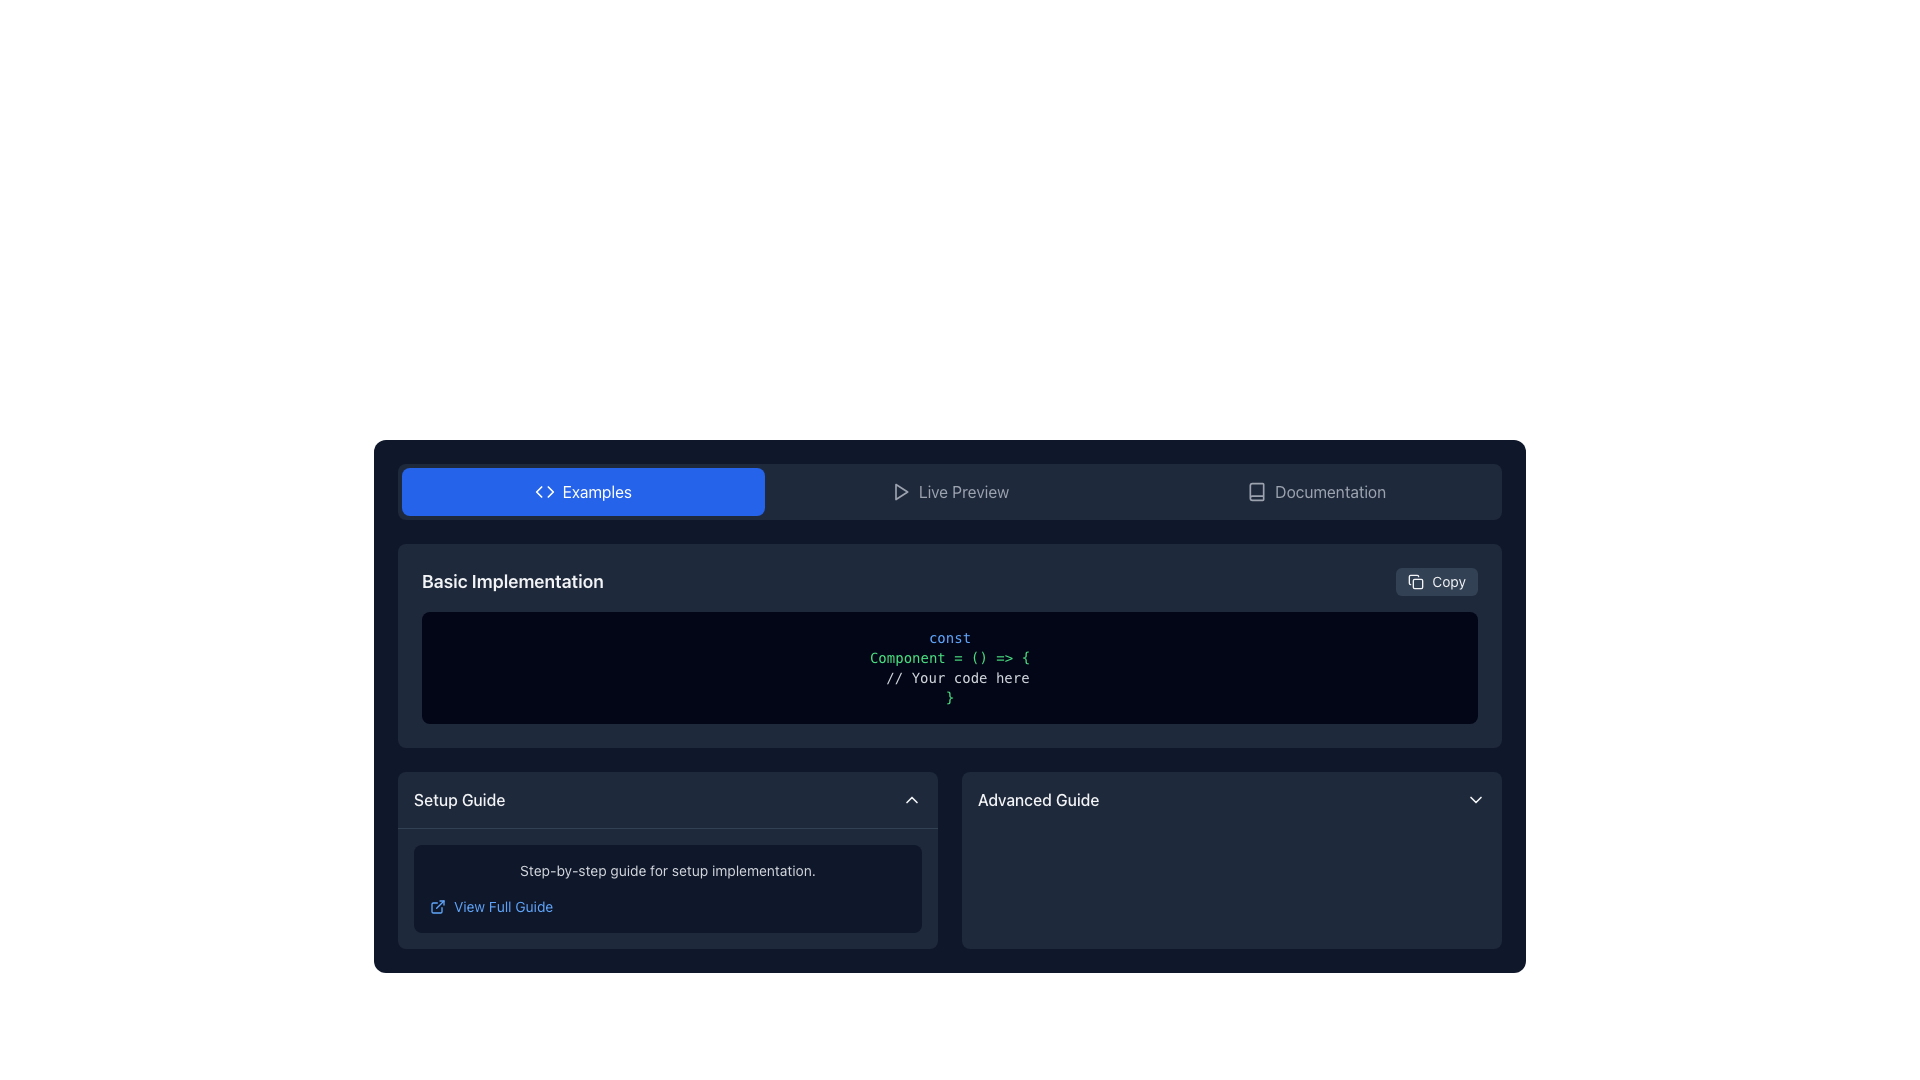 This screenshot has height=1080, width=1920. I want to click on the 'play' button located in the central navigation bar, adjacent to the 'Live Preview' text, to initiate playback, so click(899, 492).